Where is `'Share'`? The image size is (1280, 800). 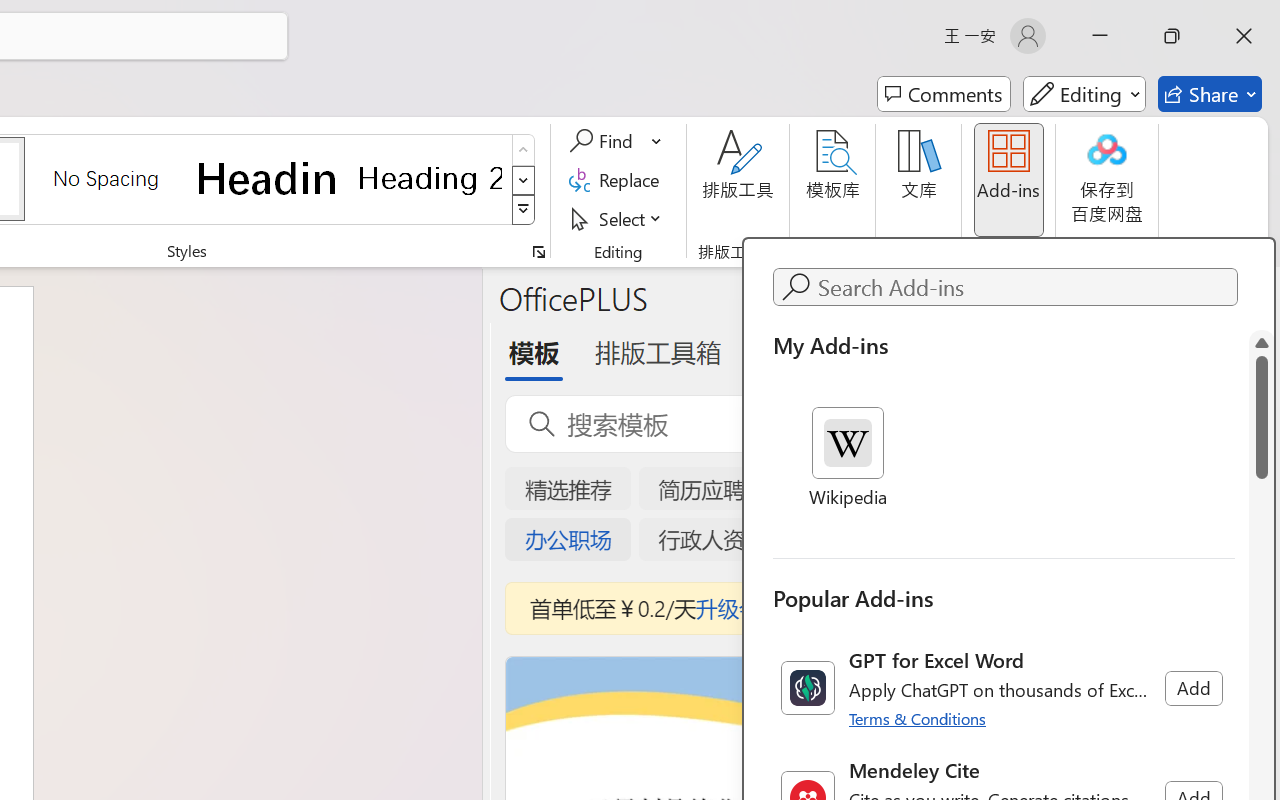
'Share' is located at coordinates (1209, 94).